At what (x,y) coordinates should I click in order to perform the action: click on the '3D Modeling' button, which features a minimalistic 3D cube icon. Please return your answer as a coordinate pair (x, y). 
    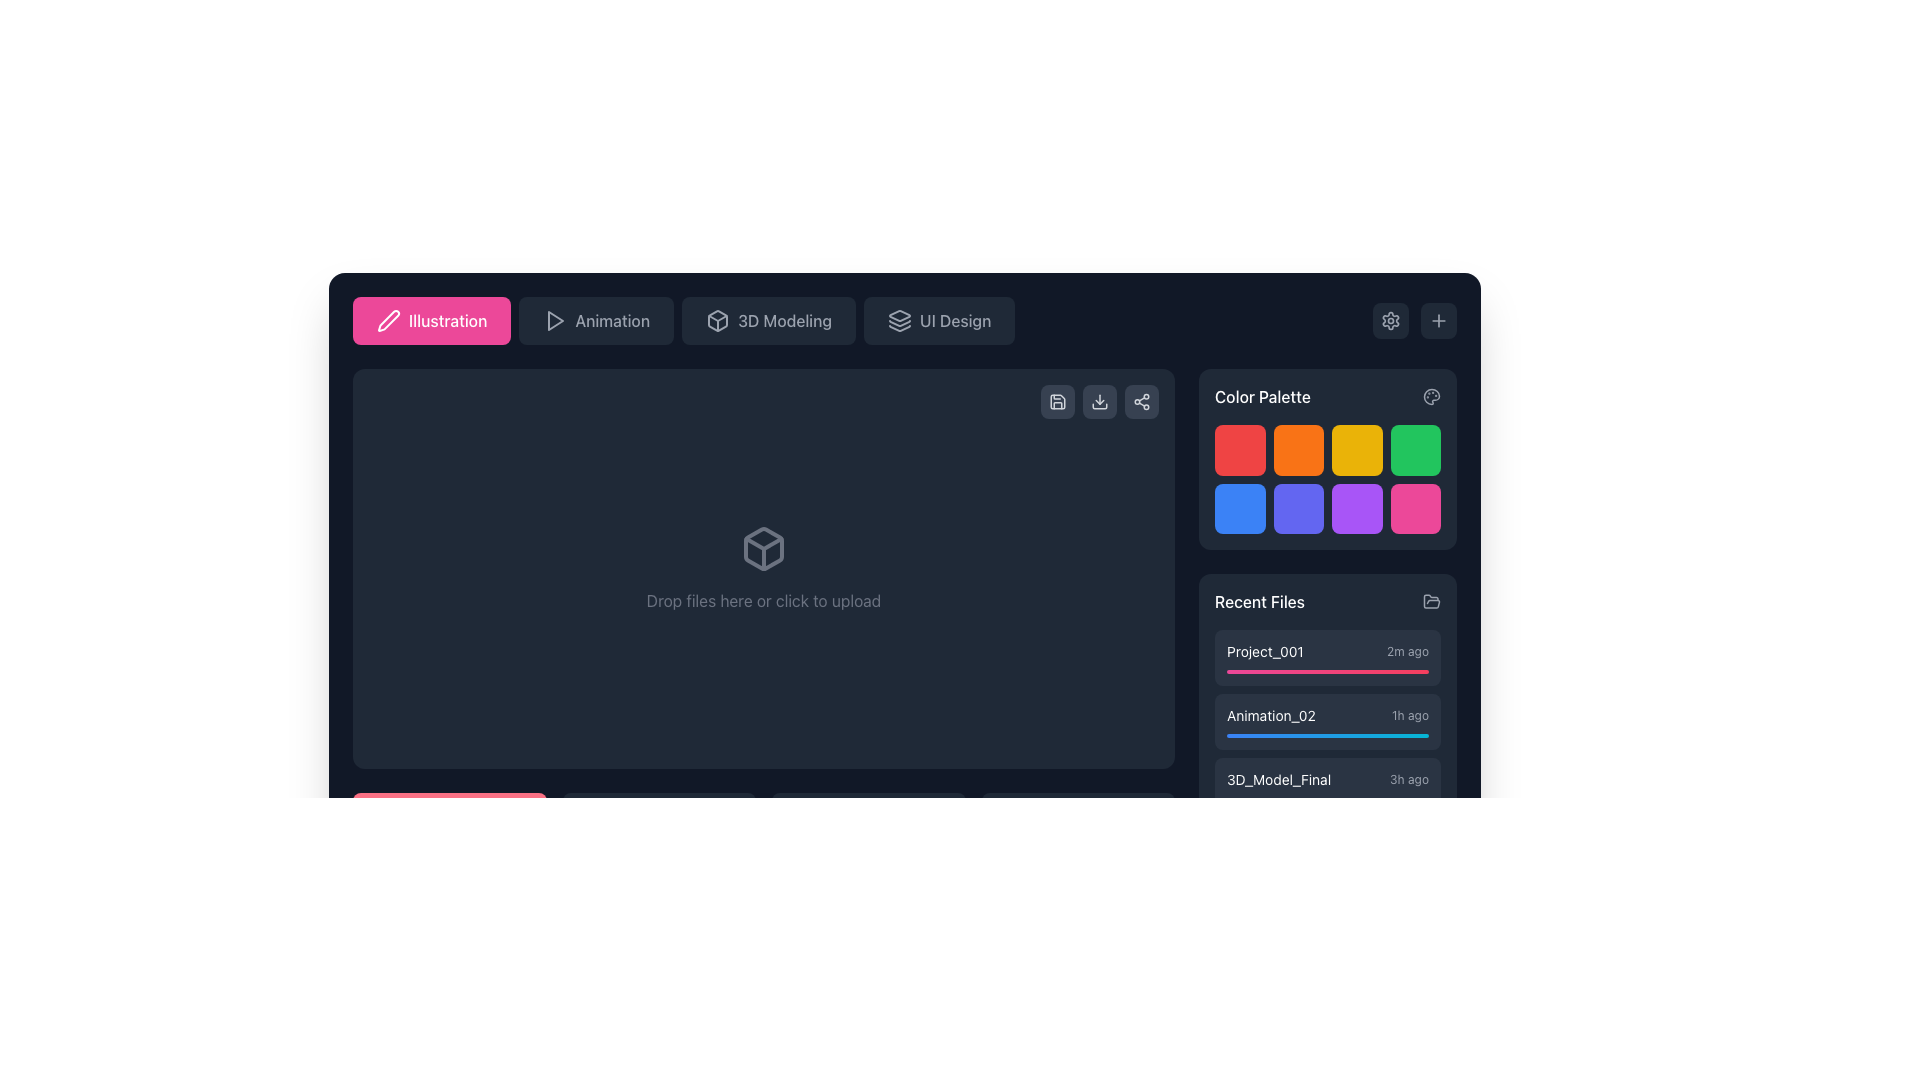
    Looking at the image, I should click on (718, 319).